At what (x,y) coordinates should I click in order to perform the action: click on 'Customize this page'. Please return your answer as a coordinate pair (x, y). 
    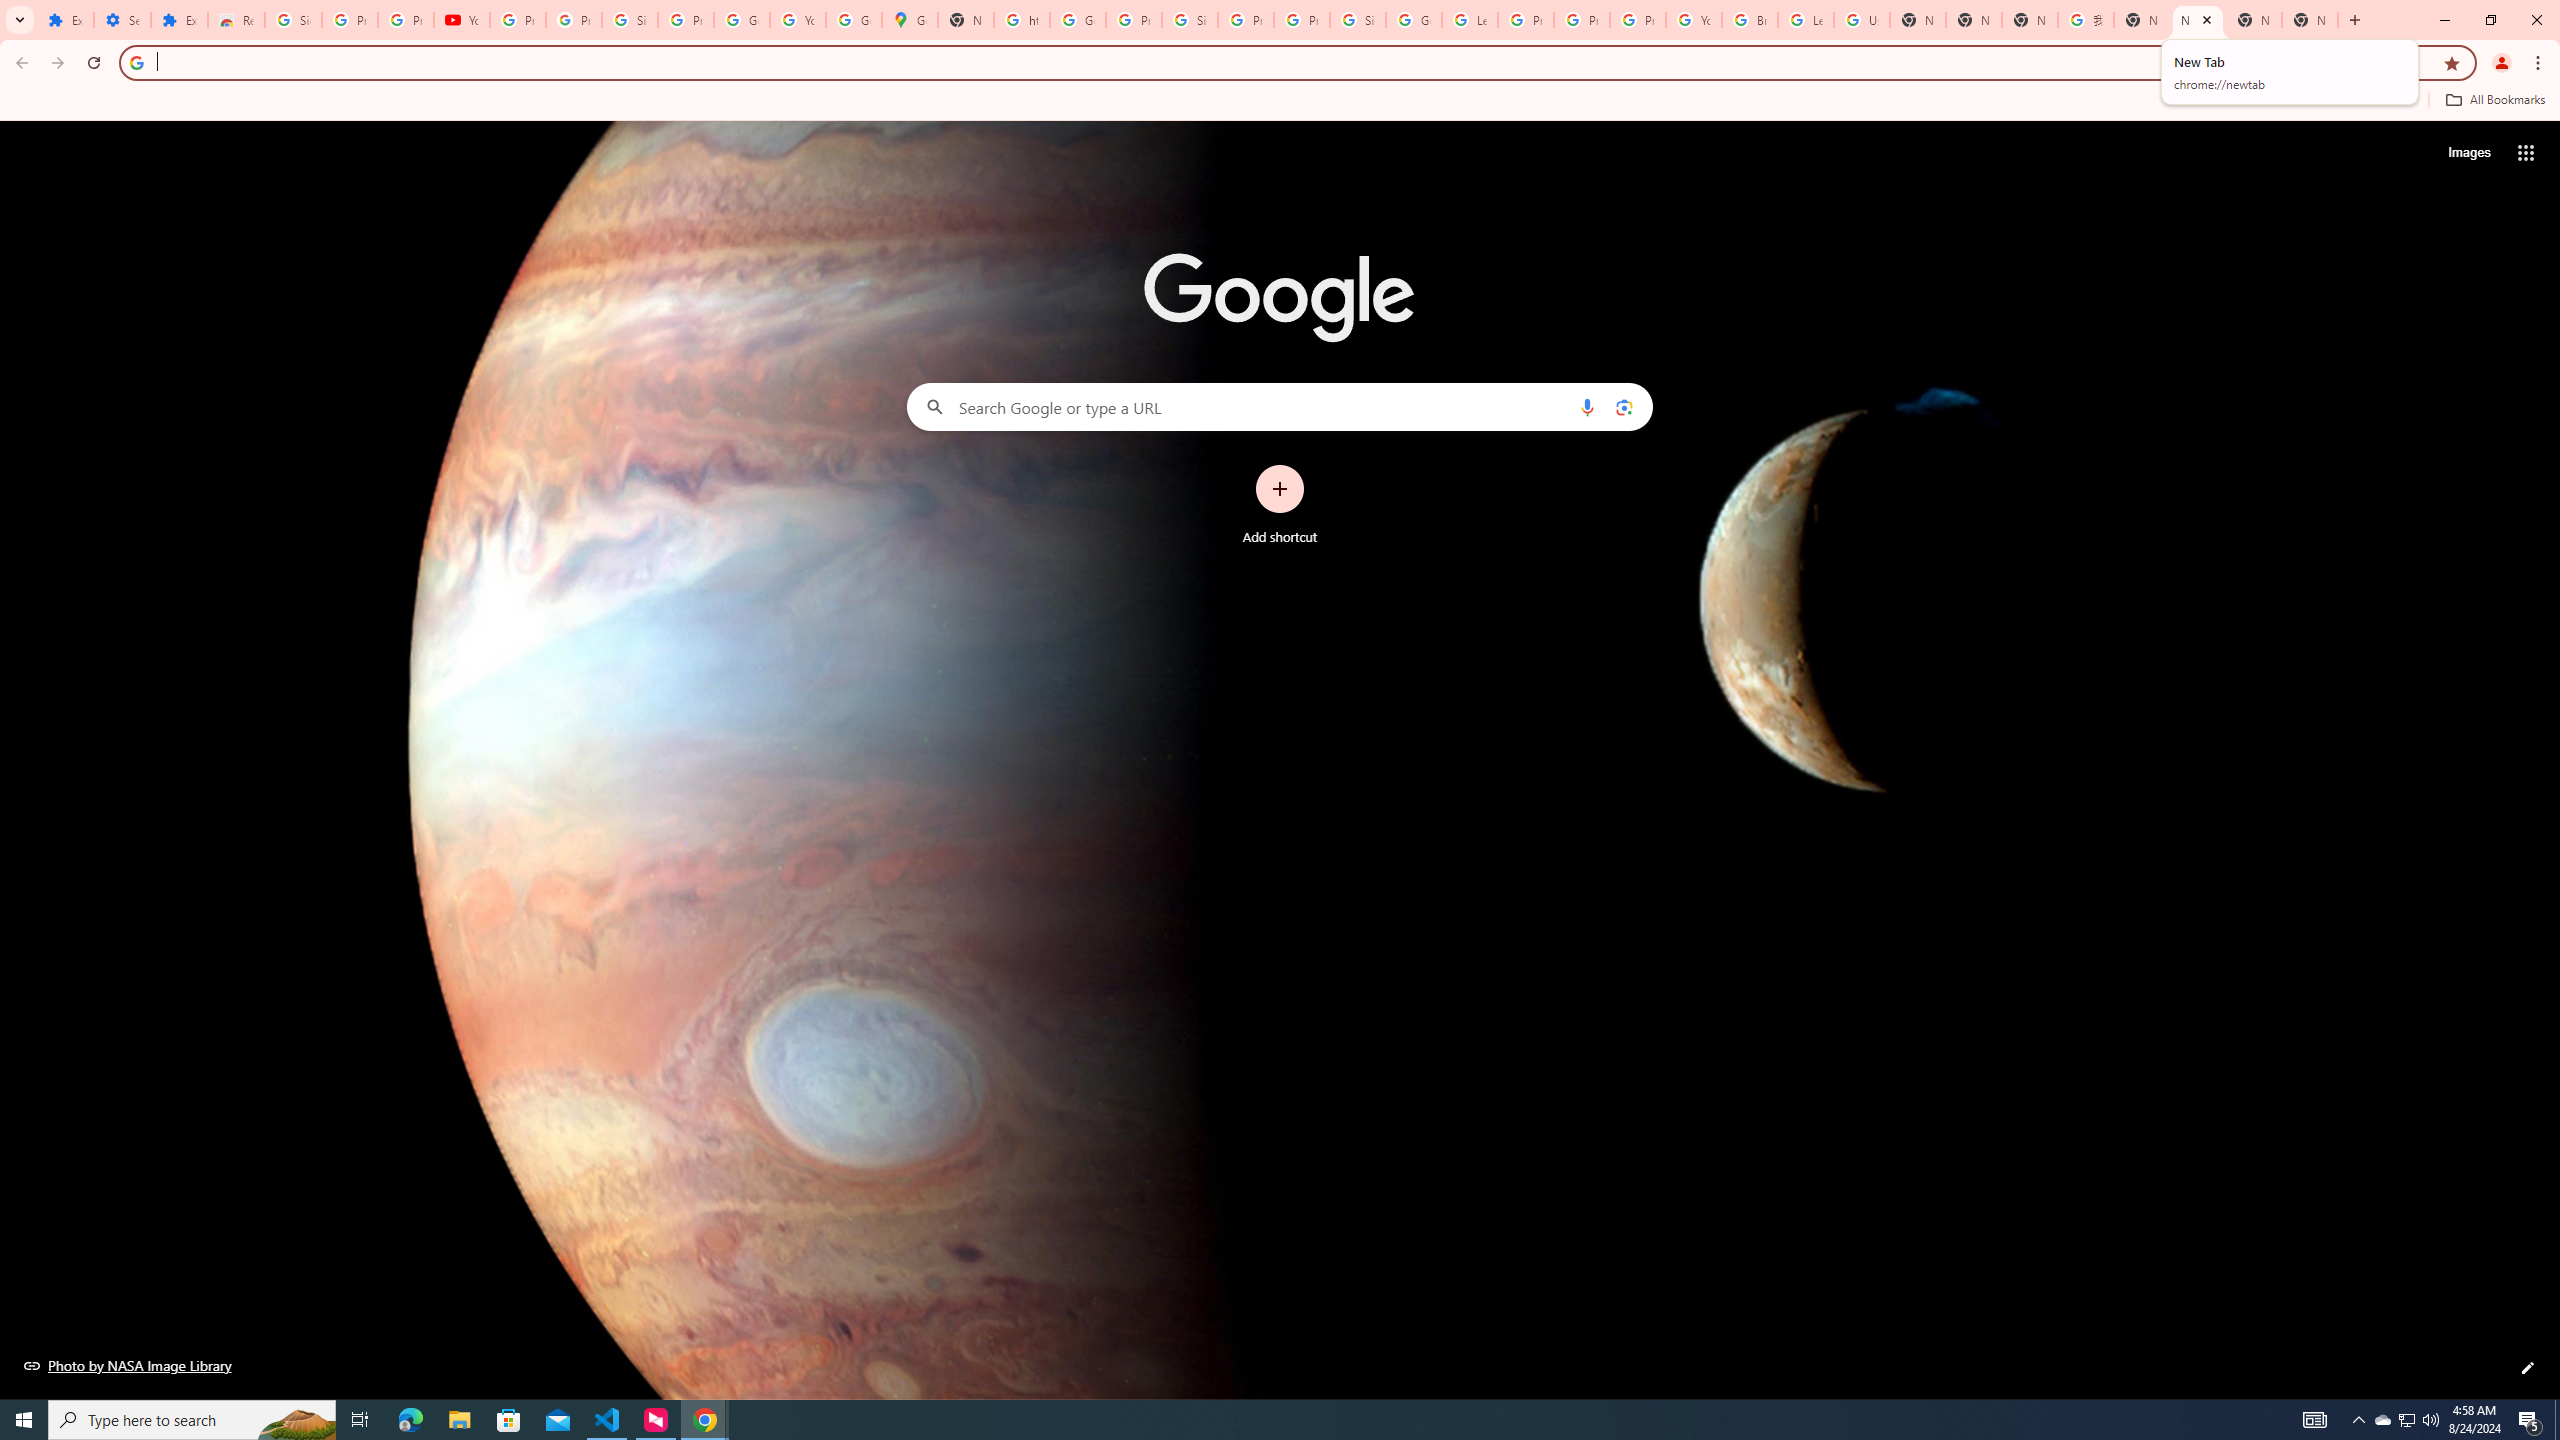
    Looking at the image, I should click on (2527, 1367).